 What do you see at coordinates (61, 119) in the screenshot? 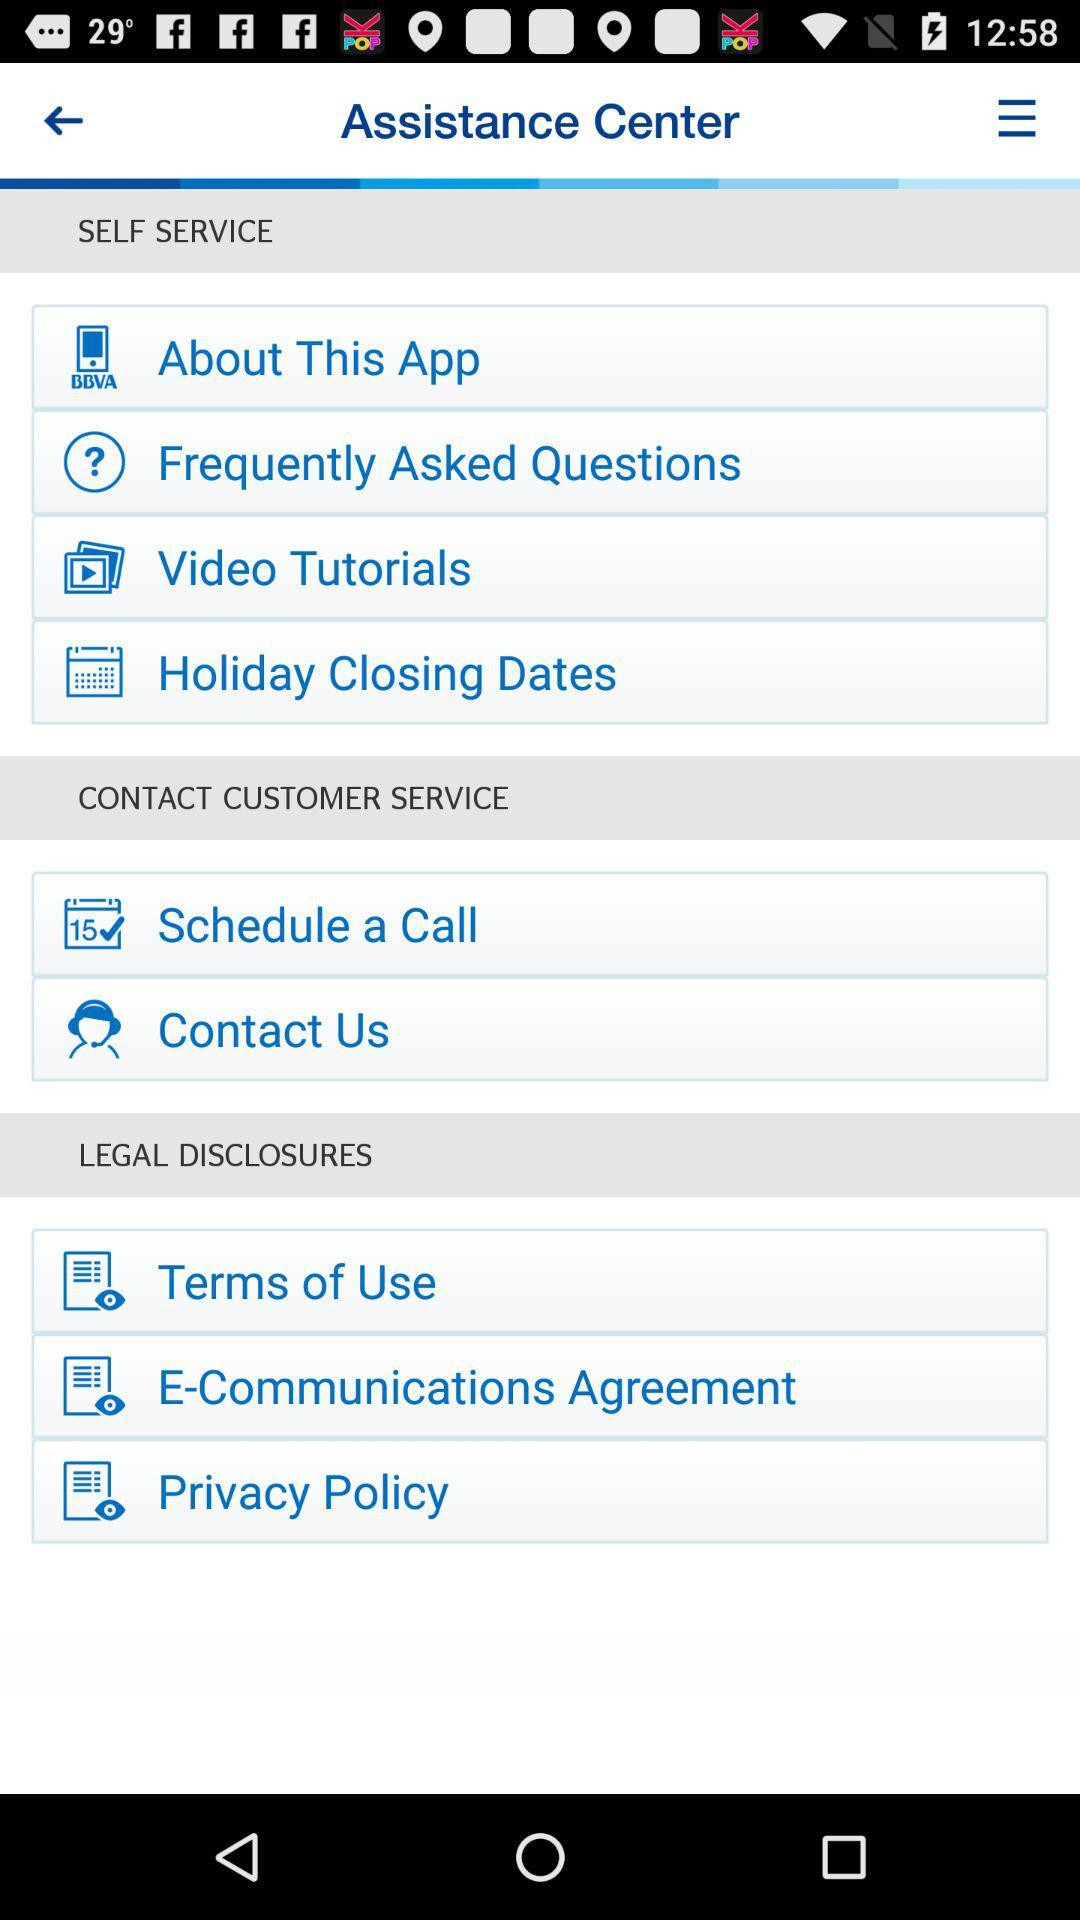
I see `the icon at the top left corner` at bounding box center [61, 119].